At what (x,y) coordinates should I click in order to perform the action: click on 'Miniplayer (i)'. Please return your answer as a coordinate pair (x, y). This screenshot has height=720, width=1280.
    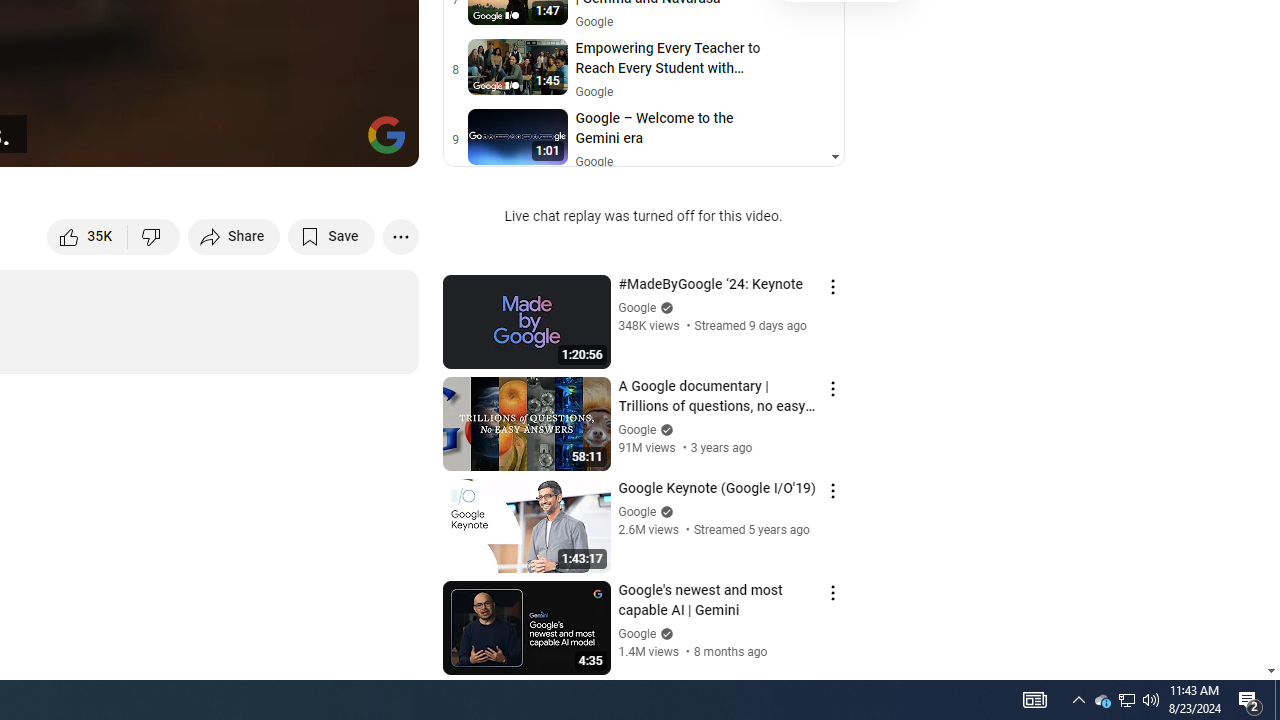
    Looking at the image, I should click on (285, 141).